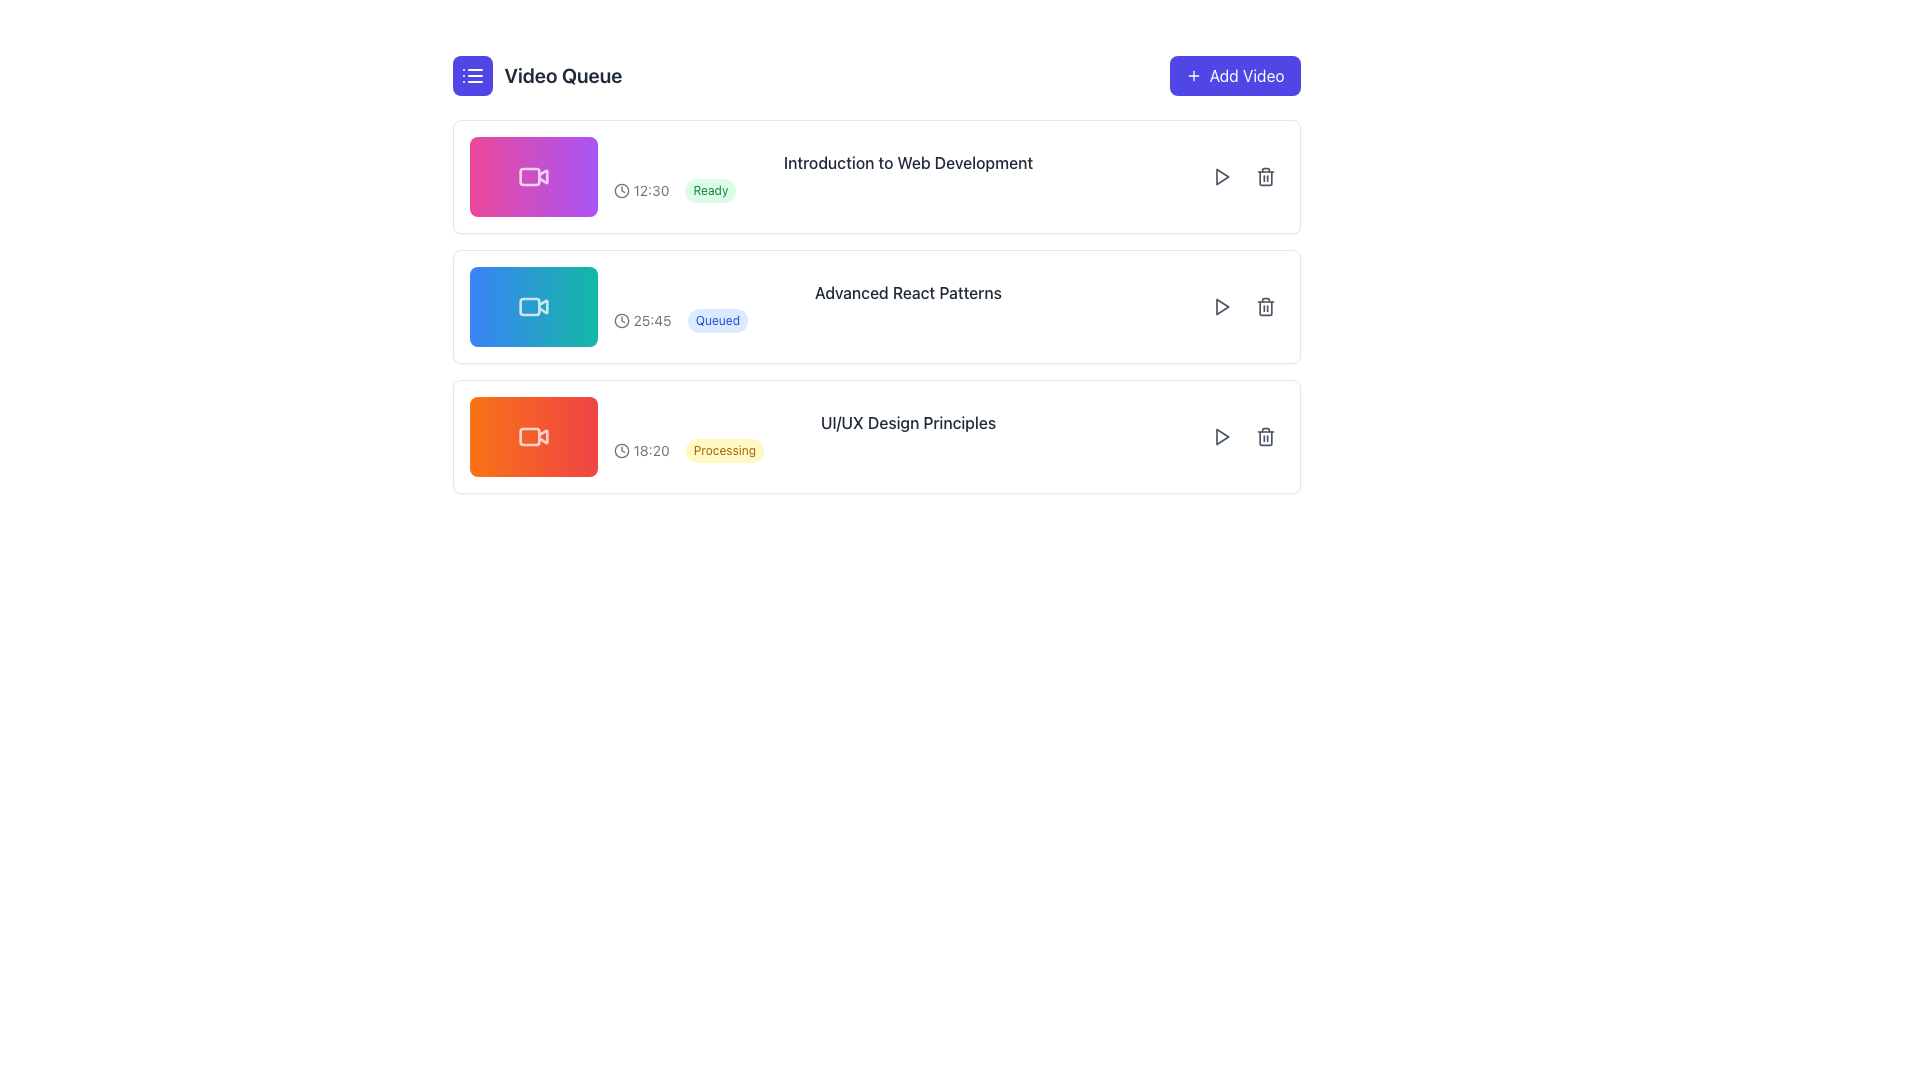 The image size is (1920, 1080). Describe the element at coordinates (1220, 435) in the screenshot. I see `the playback button located on the right side of the 'UI/UX Design Principles' row` at that location.